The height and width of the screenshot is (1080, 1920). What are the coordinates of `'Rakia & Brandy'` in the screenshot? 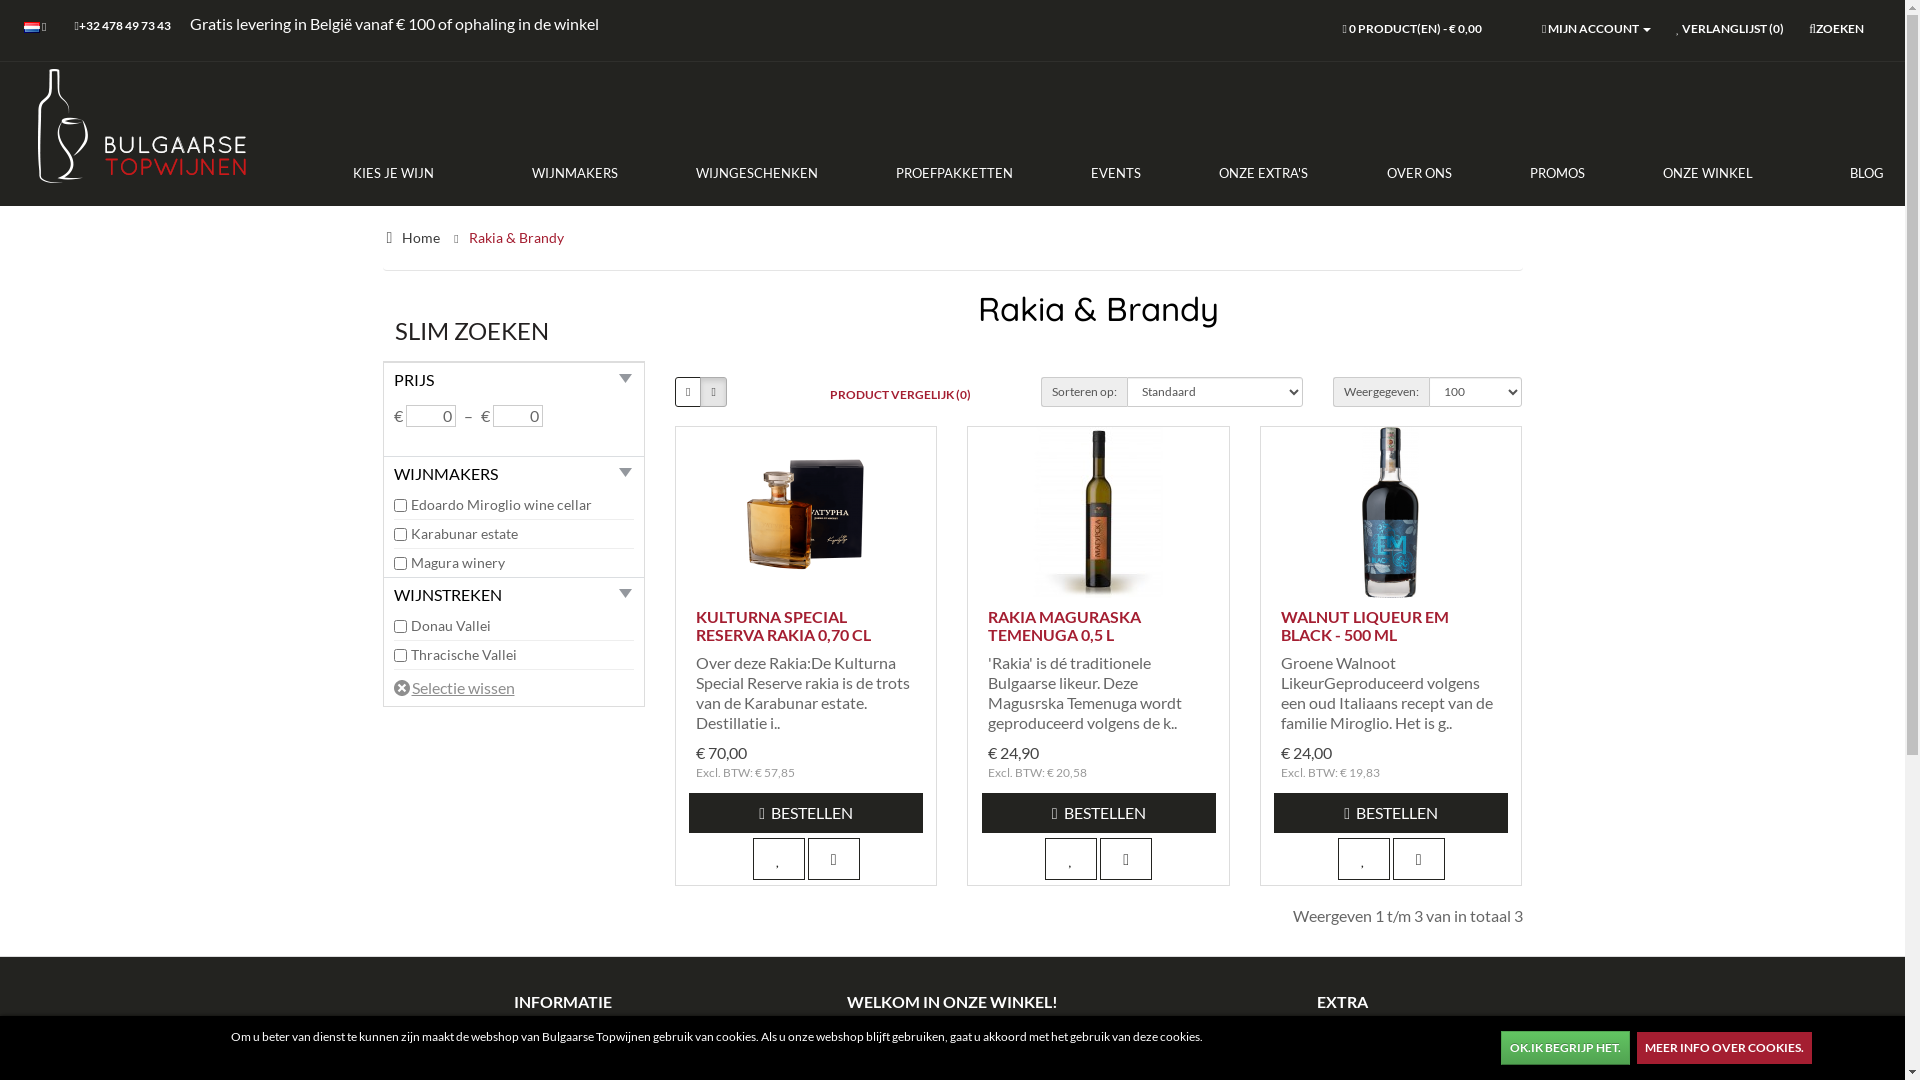 It's located at (466, 236).